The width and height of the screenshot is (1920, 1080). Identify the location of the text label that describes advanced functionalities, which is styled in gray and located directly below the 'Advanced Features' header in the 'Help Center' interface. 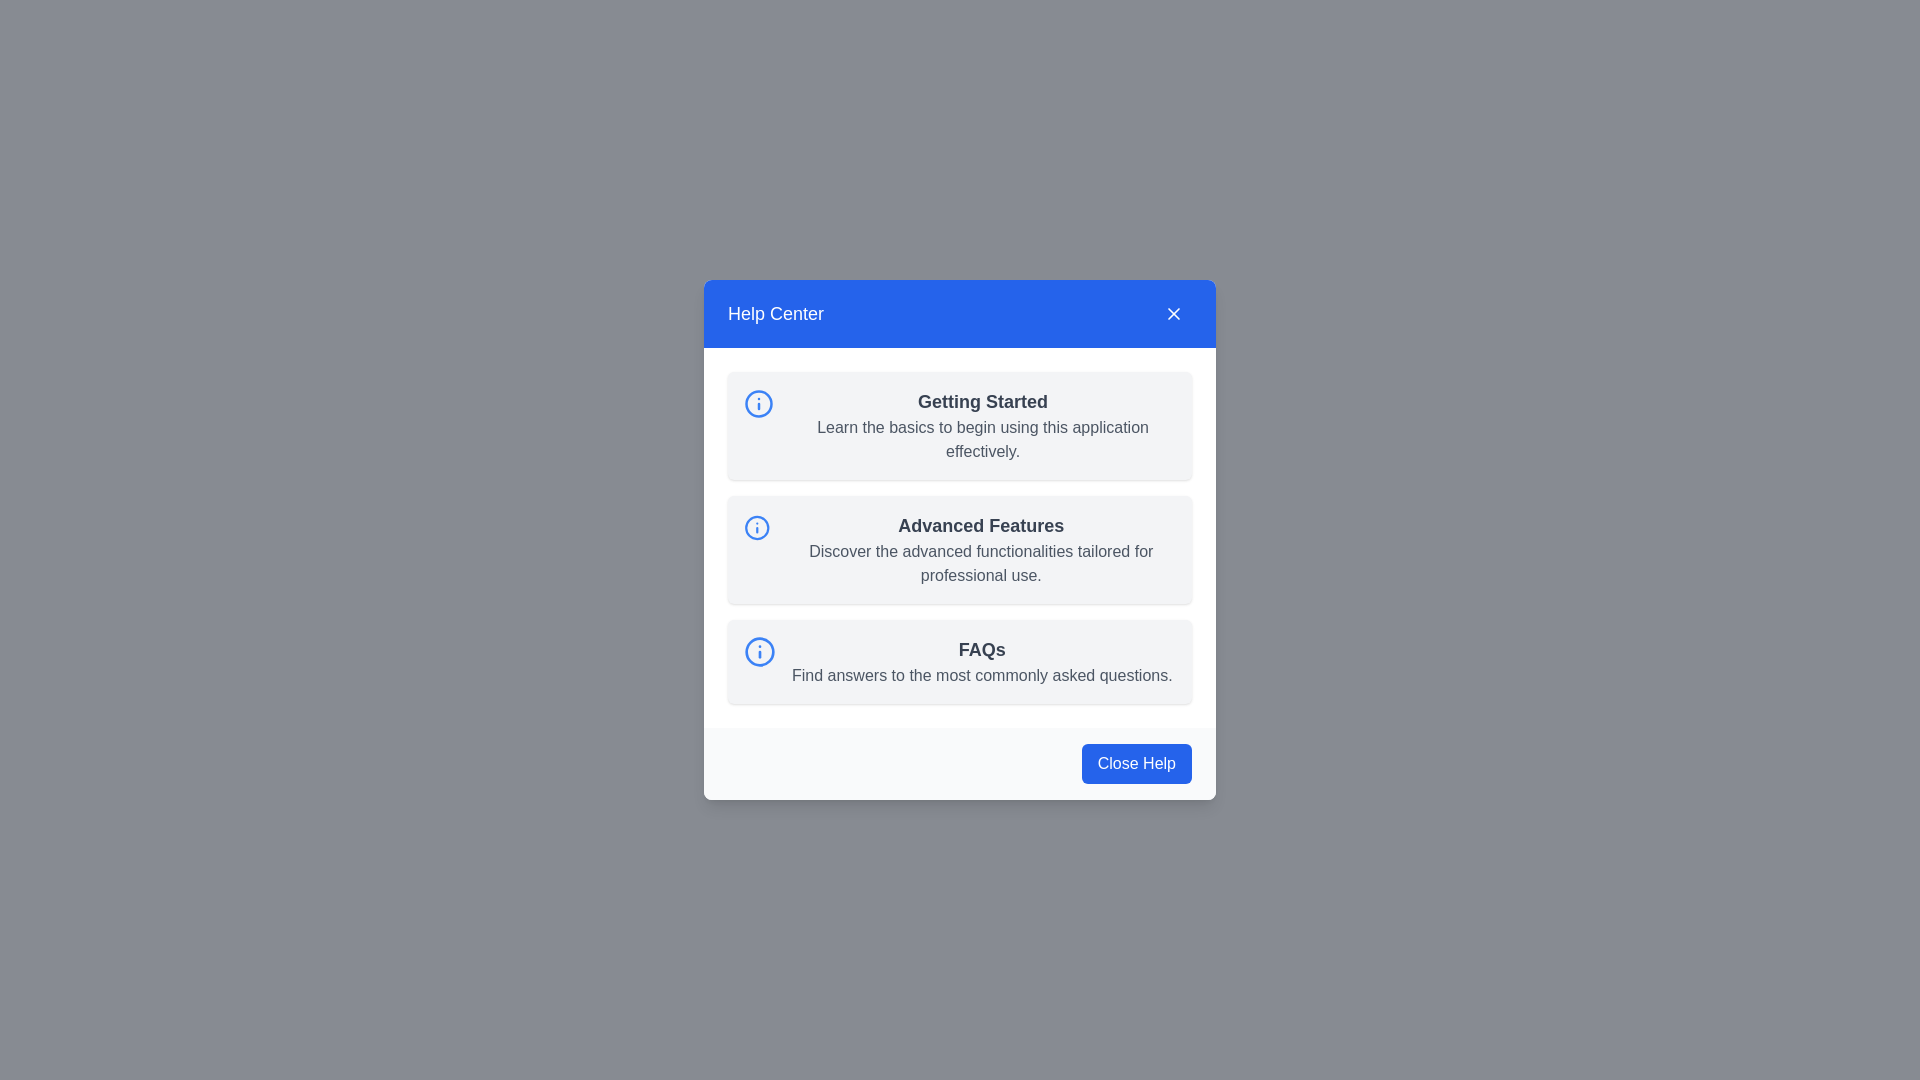
(981, 563).